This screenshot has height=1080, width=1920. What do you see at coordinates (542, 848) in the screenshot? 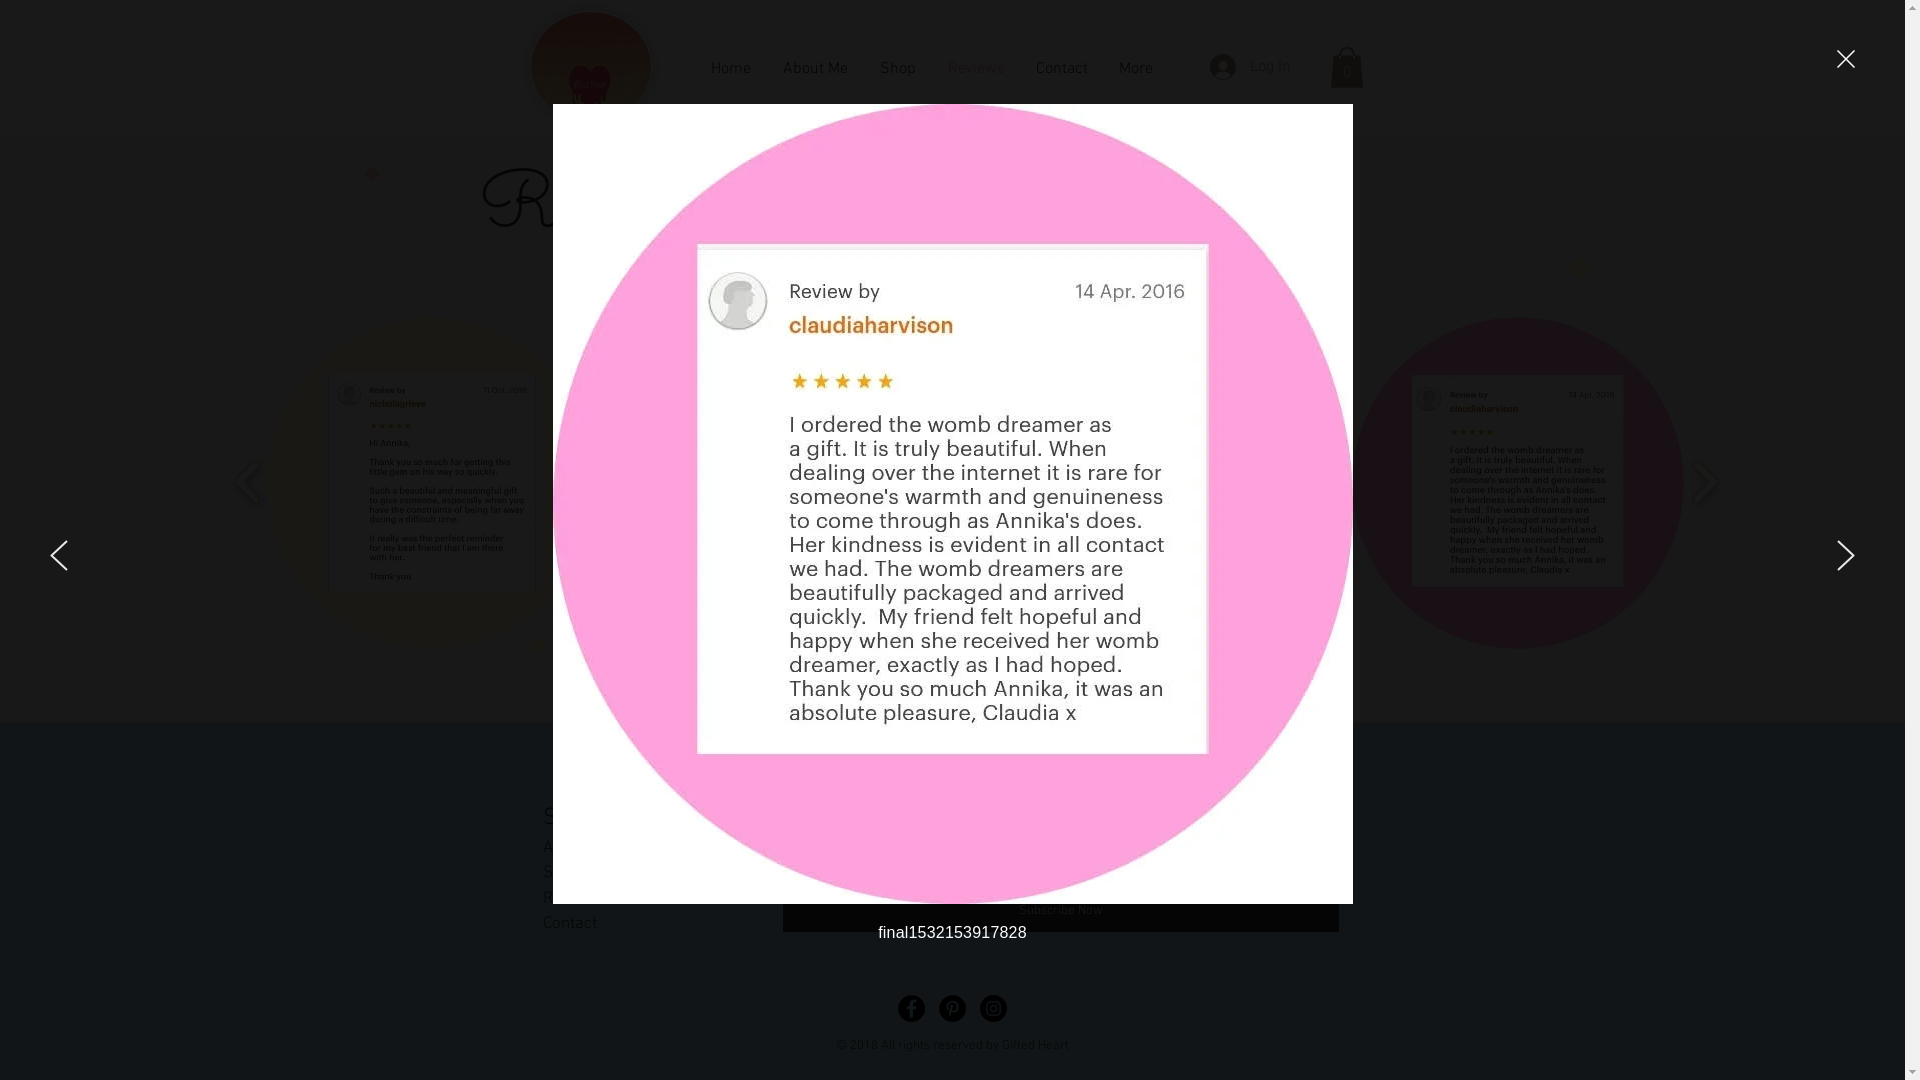
I see `'About Me'` at bounding box center [542, 848].